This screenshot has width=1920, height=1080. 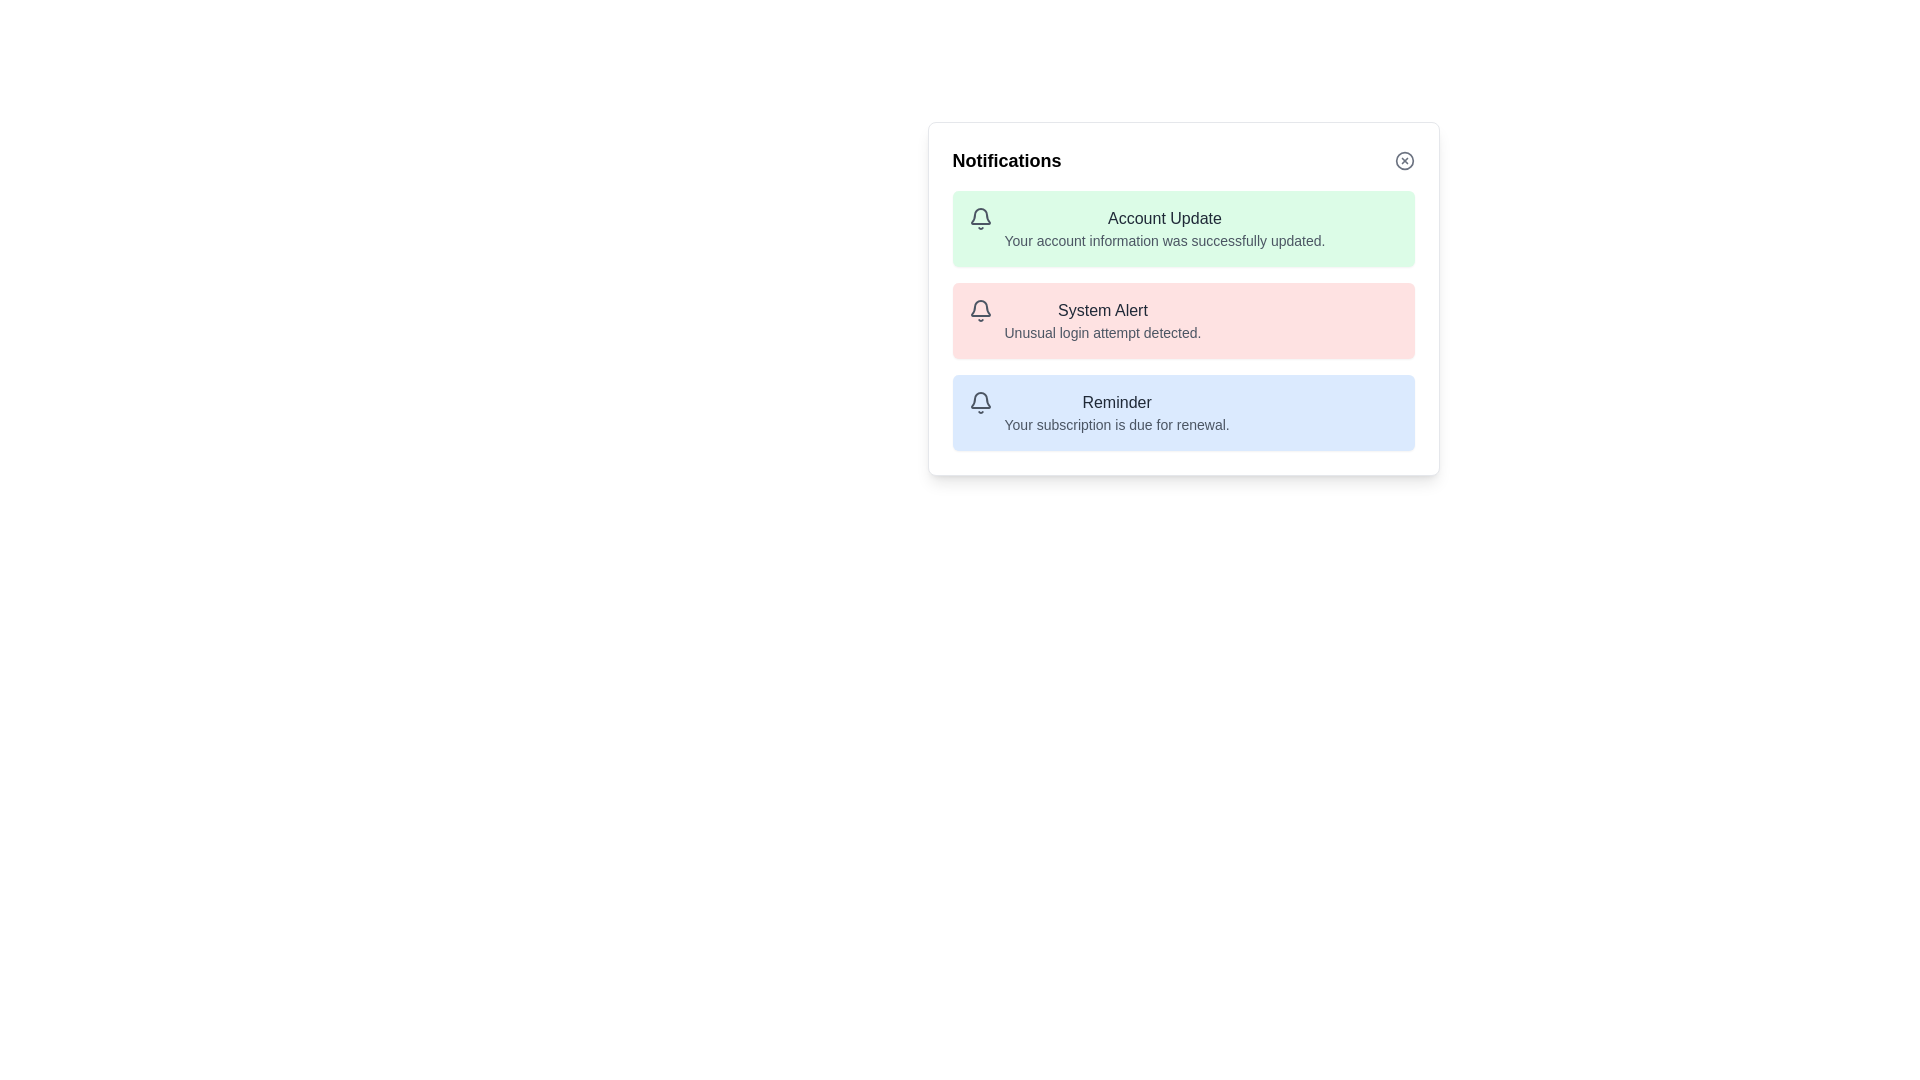 I want to click on notification titled 'System Alert' with the message 'Unusual login attempt detected.' which is the second notification in the Notifications section, so click(x=1183, y=319).